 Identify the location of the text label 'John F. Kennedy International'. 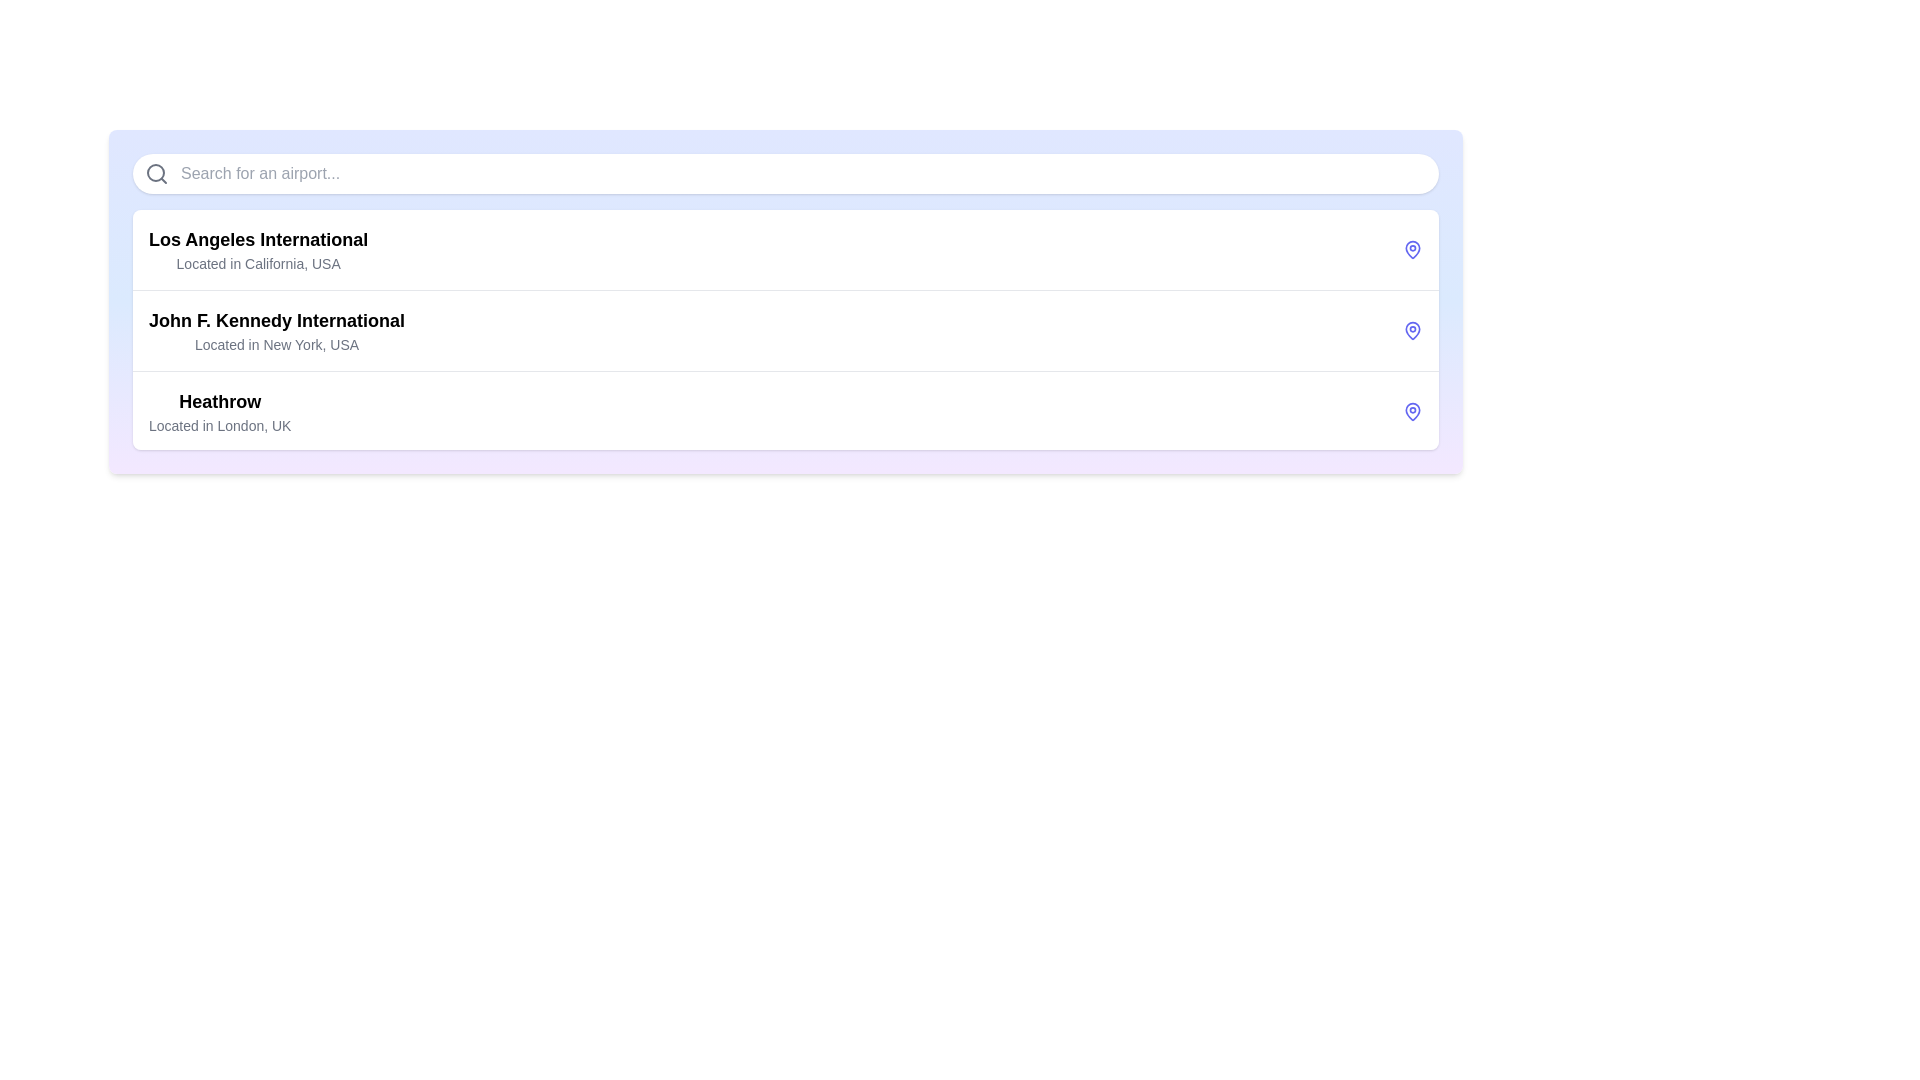
(276, 319).